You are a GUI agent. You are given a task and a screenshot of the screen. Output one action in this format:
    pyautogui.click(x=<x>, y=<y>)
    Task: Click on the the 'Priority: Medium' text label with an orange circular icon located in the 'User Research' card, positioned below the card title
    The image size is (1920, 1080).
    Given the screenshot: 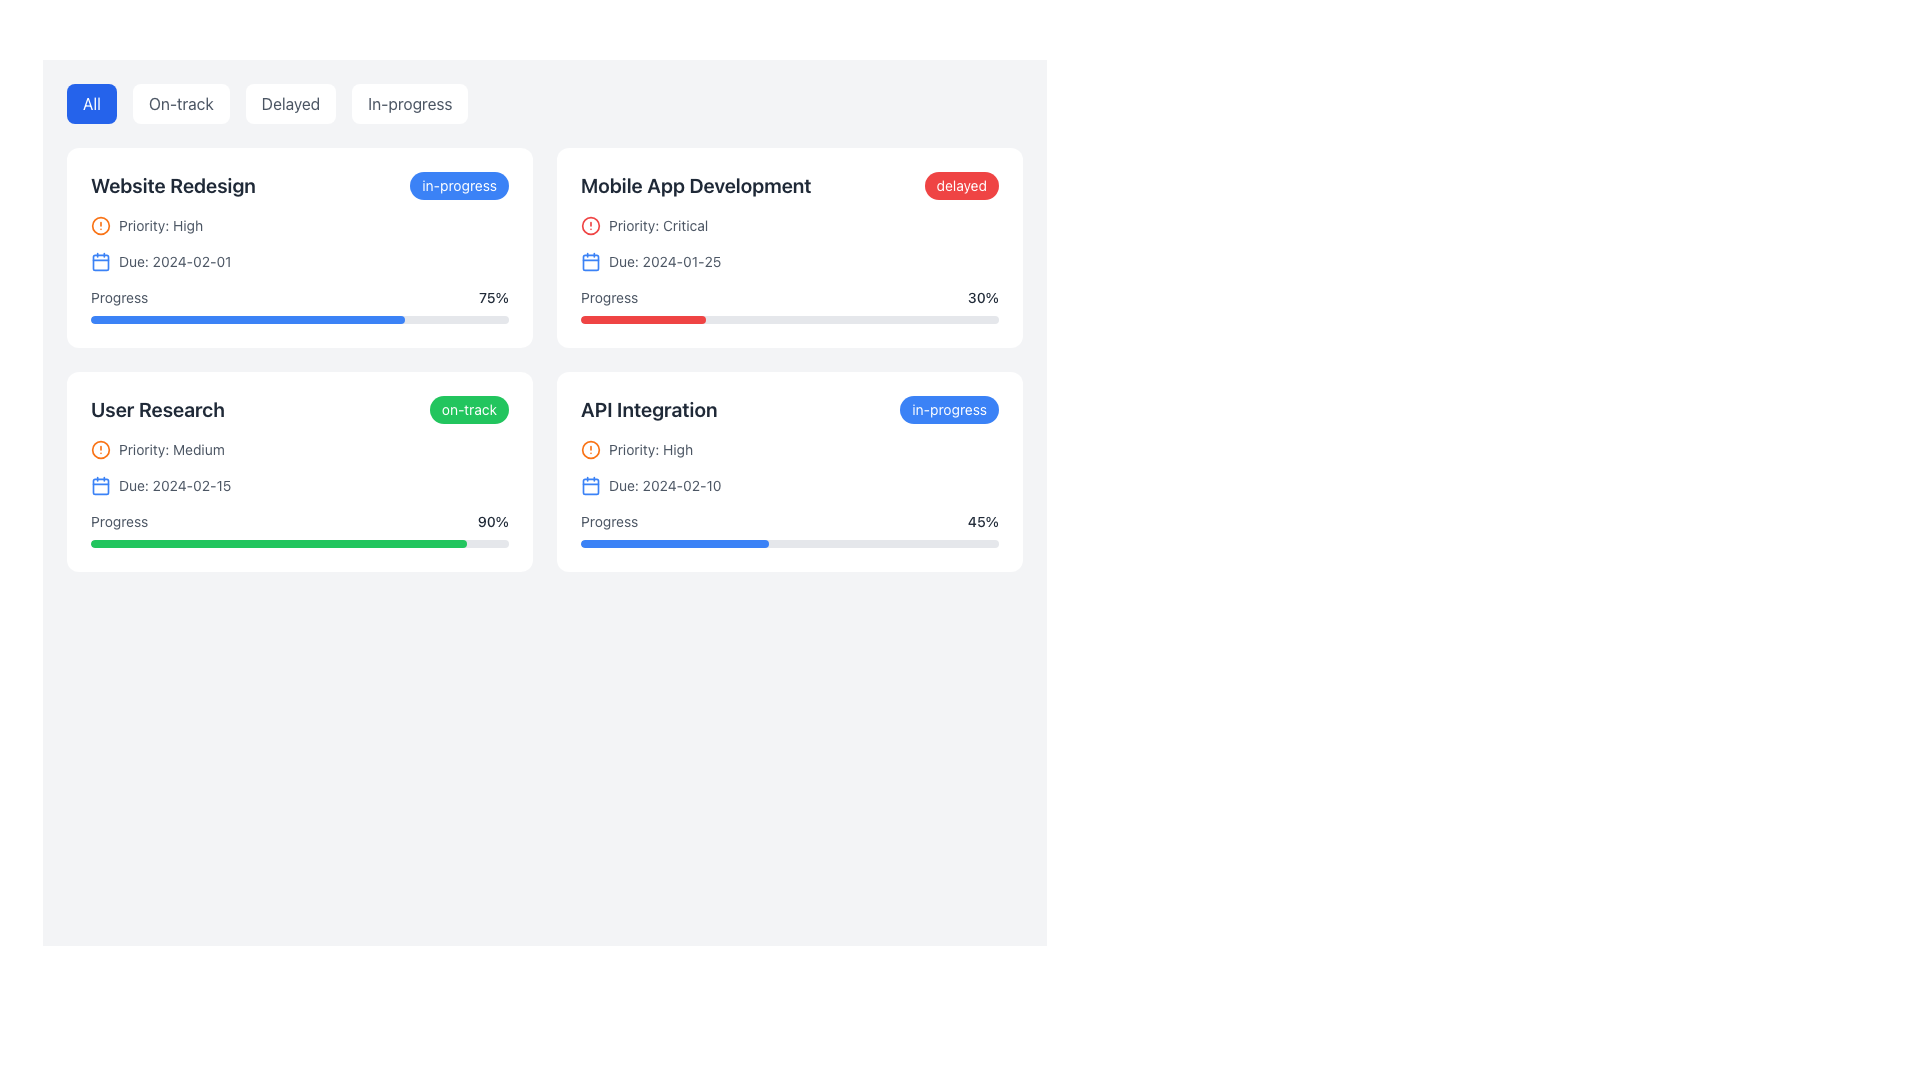 What is the action you would take?
    pyautogui.click(x=171, y=450)
    